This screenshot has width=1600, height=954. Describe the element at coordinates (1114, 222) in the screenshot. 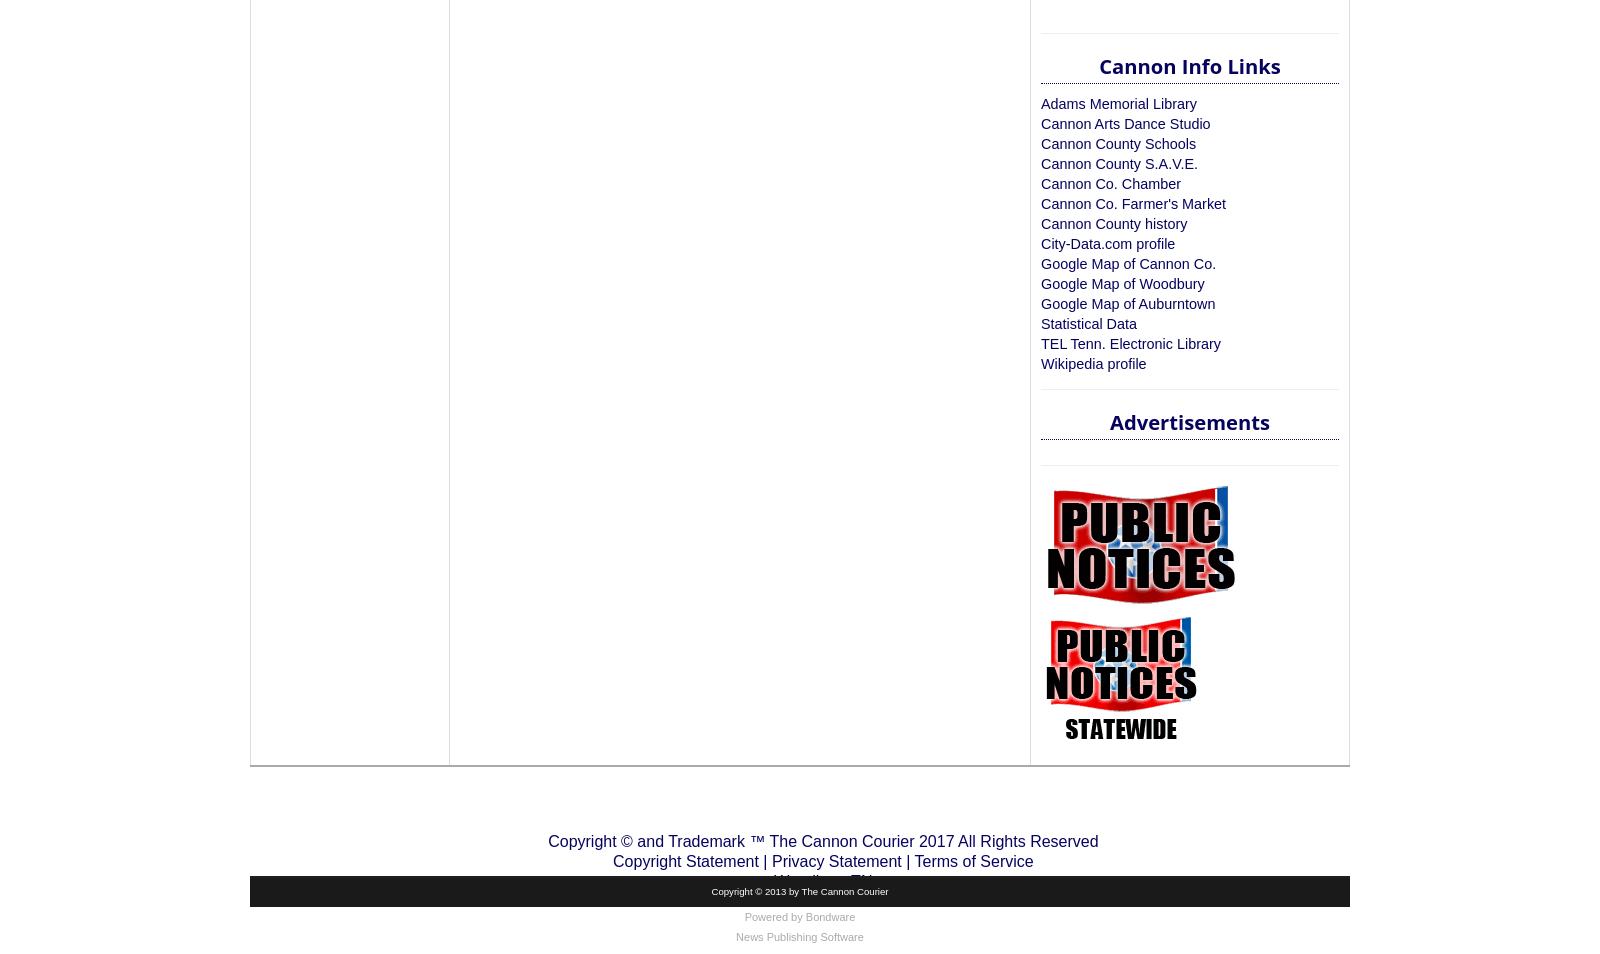

I see `'Cannon County history'` at that location.